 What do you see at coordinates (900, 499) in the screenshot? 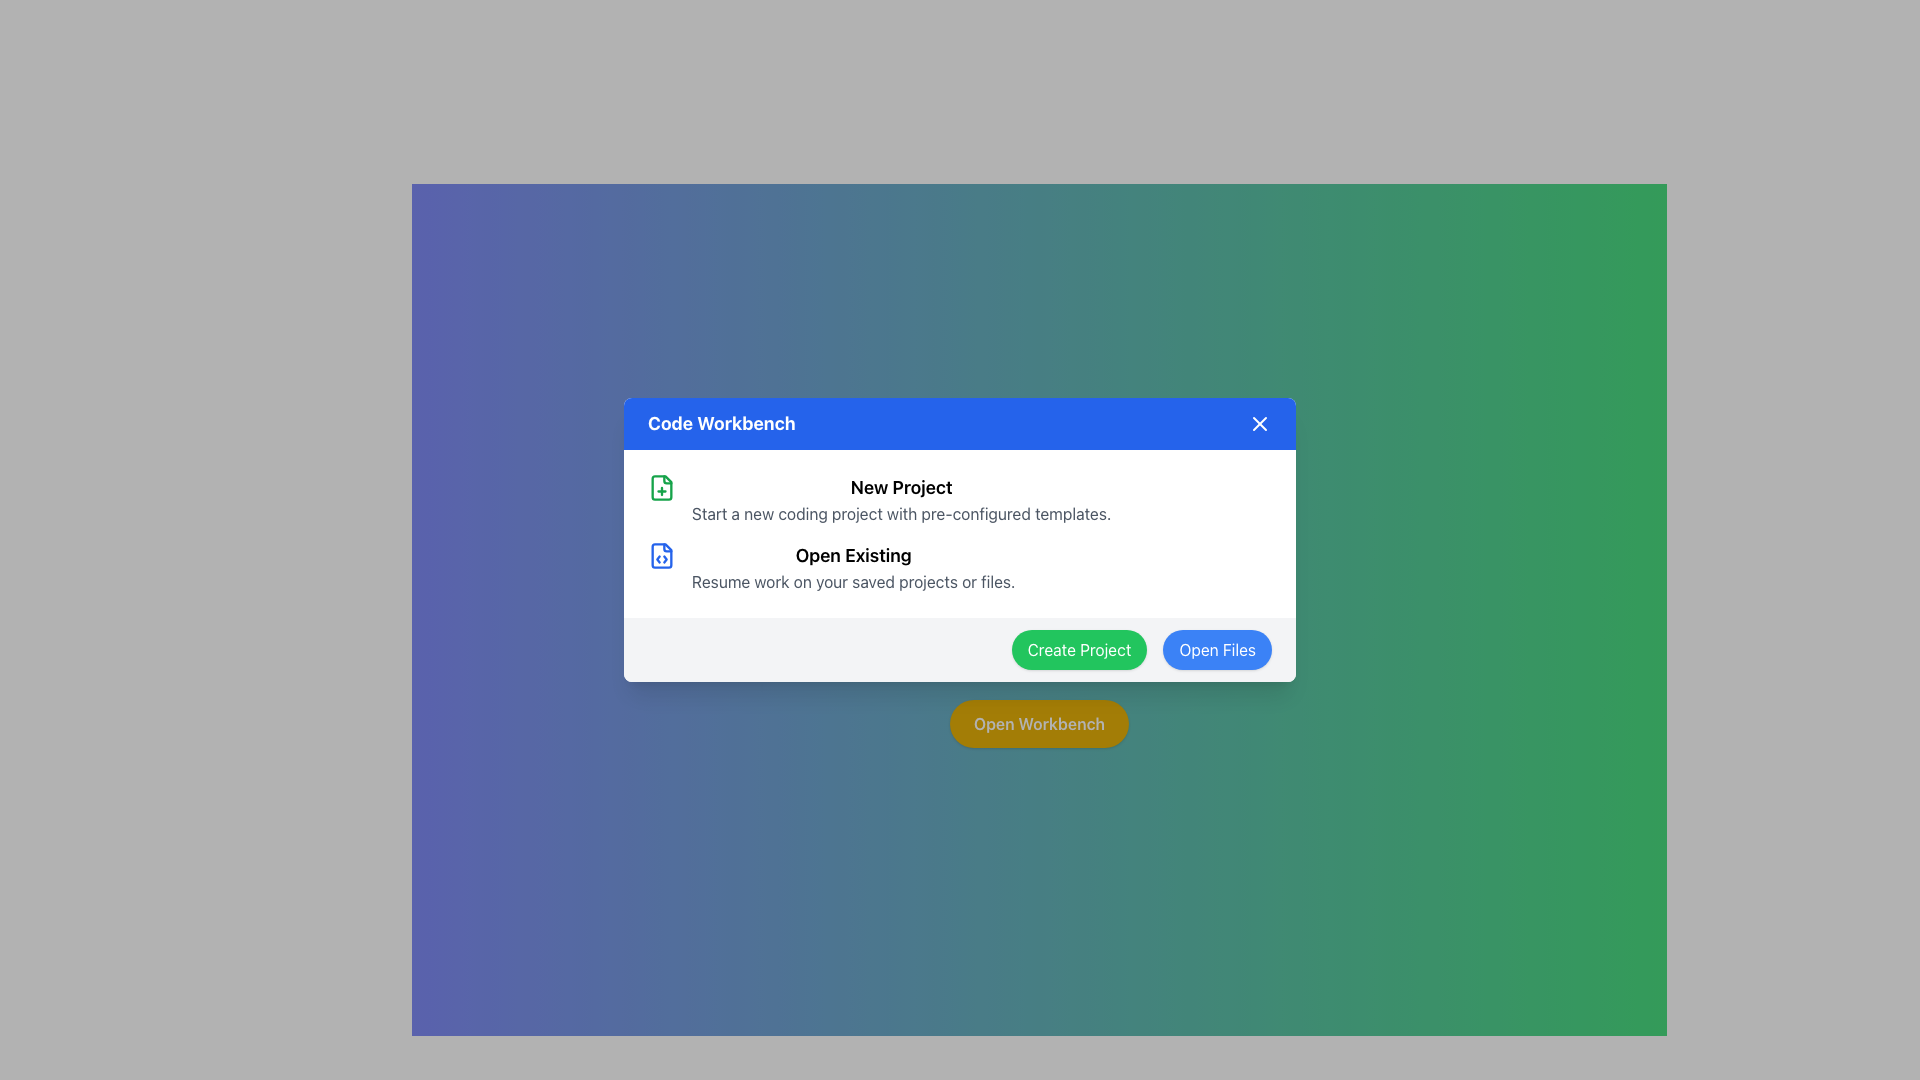
I see `the Informational Text Block titled 'New Project' that provides a description for starting a new coding project, located in the dialog box titled 'Code Workbench'` at bounding box center [900, 499].